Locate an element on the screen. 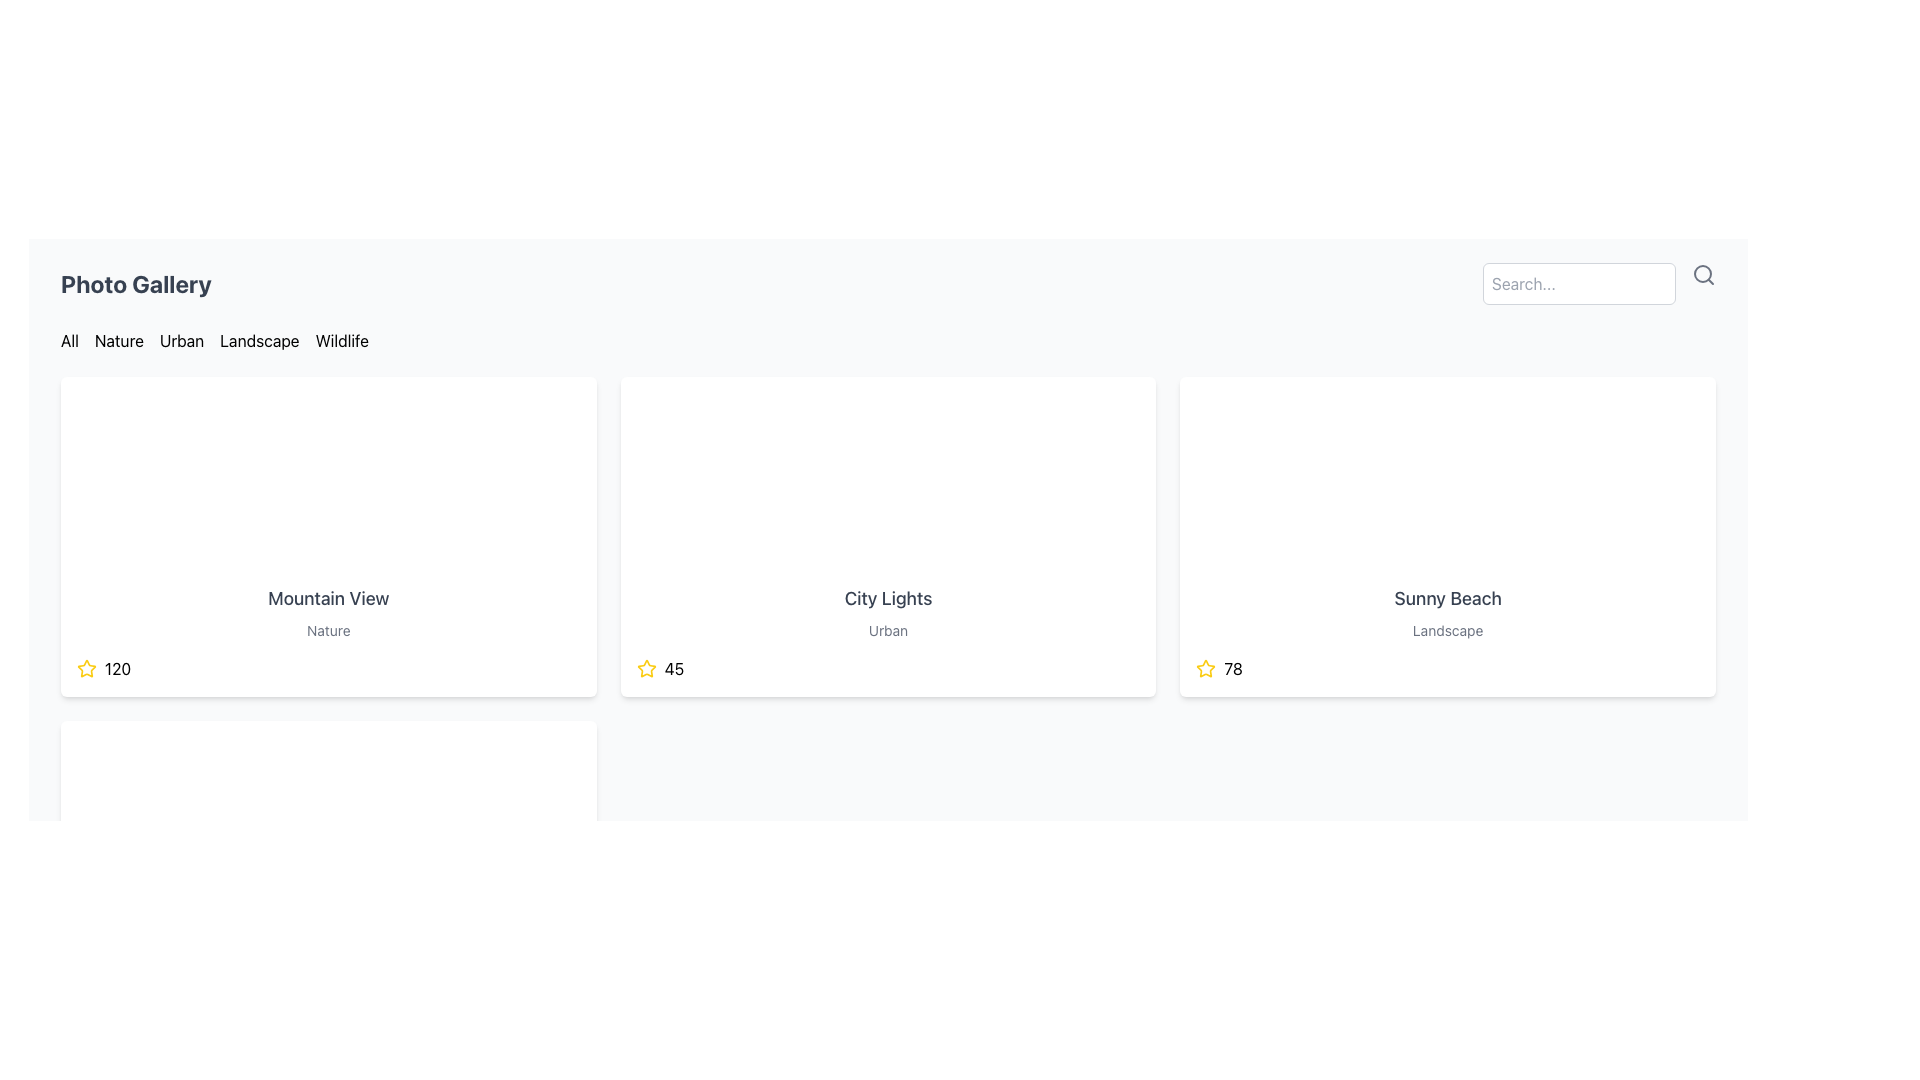 The height and width of the screenshot is (1080, 1920). the 'Sunny Beach' static text label, which is the title of the third card in a horizontal series, styled in gray color and located at the top of its card layout is located at coordinates (1448, 597).